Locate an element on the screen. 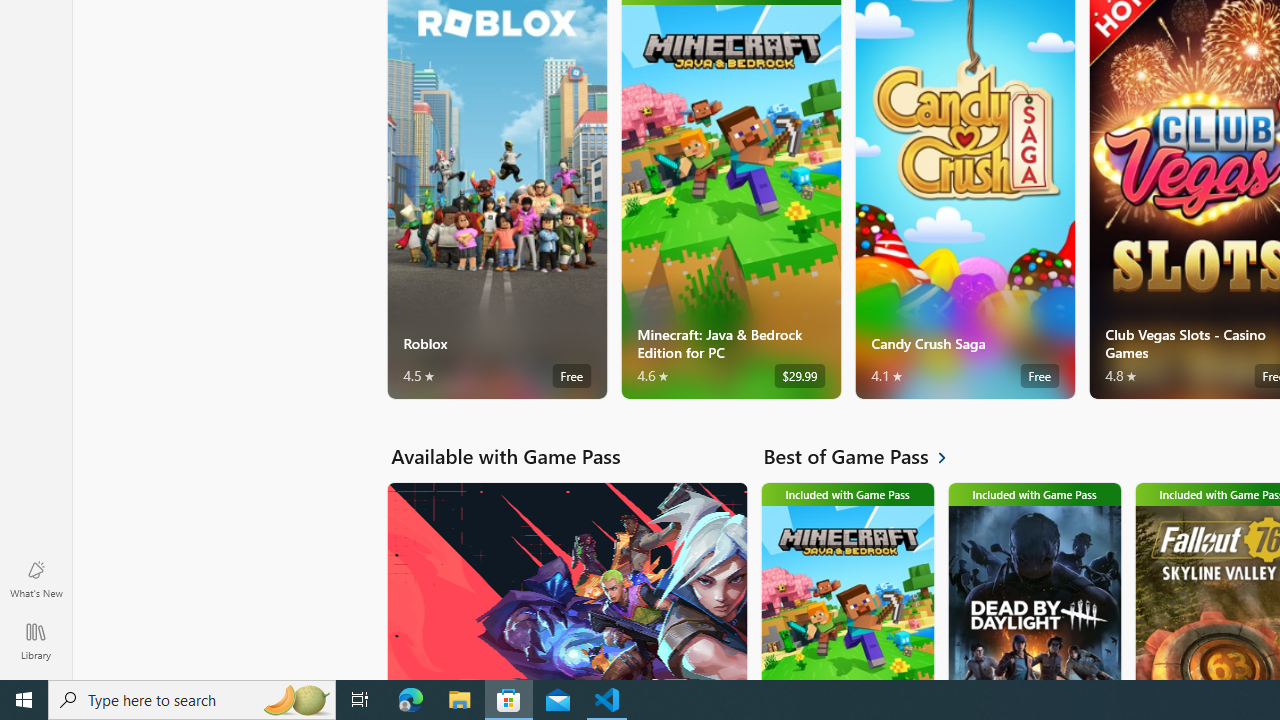 The width and height of the screenshot is (1280, 720). 'Available with Game Pass. VALORANT' is located at coordinates (566, 580).